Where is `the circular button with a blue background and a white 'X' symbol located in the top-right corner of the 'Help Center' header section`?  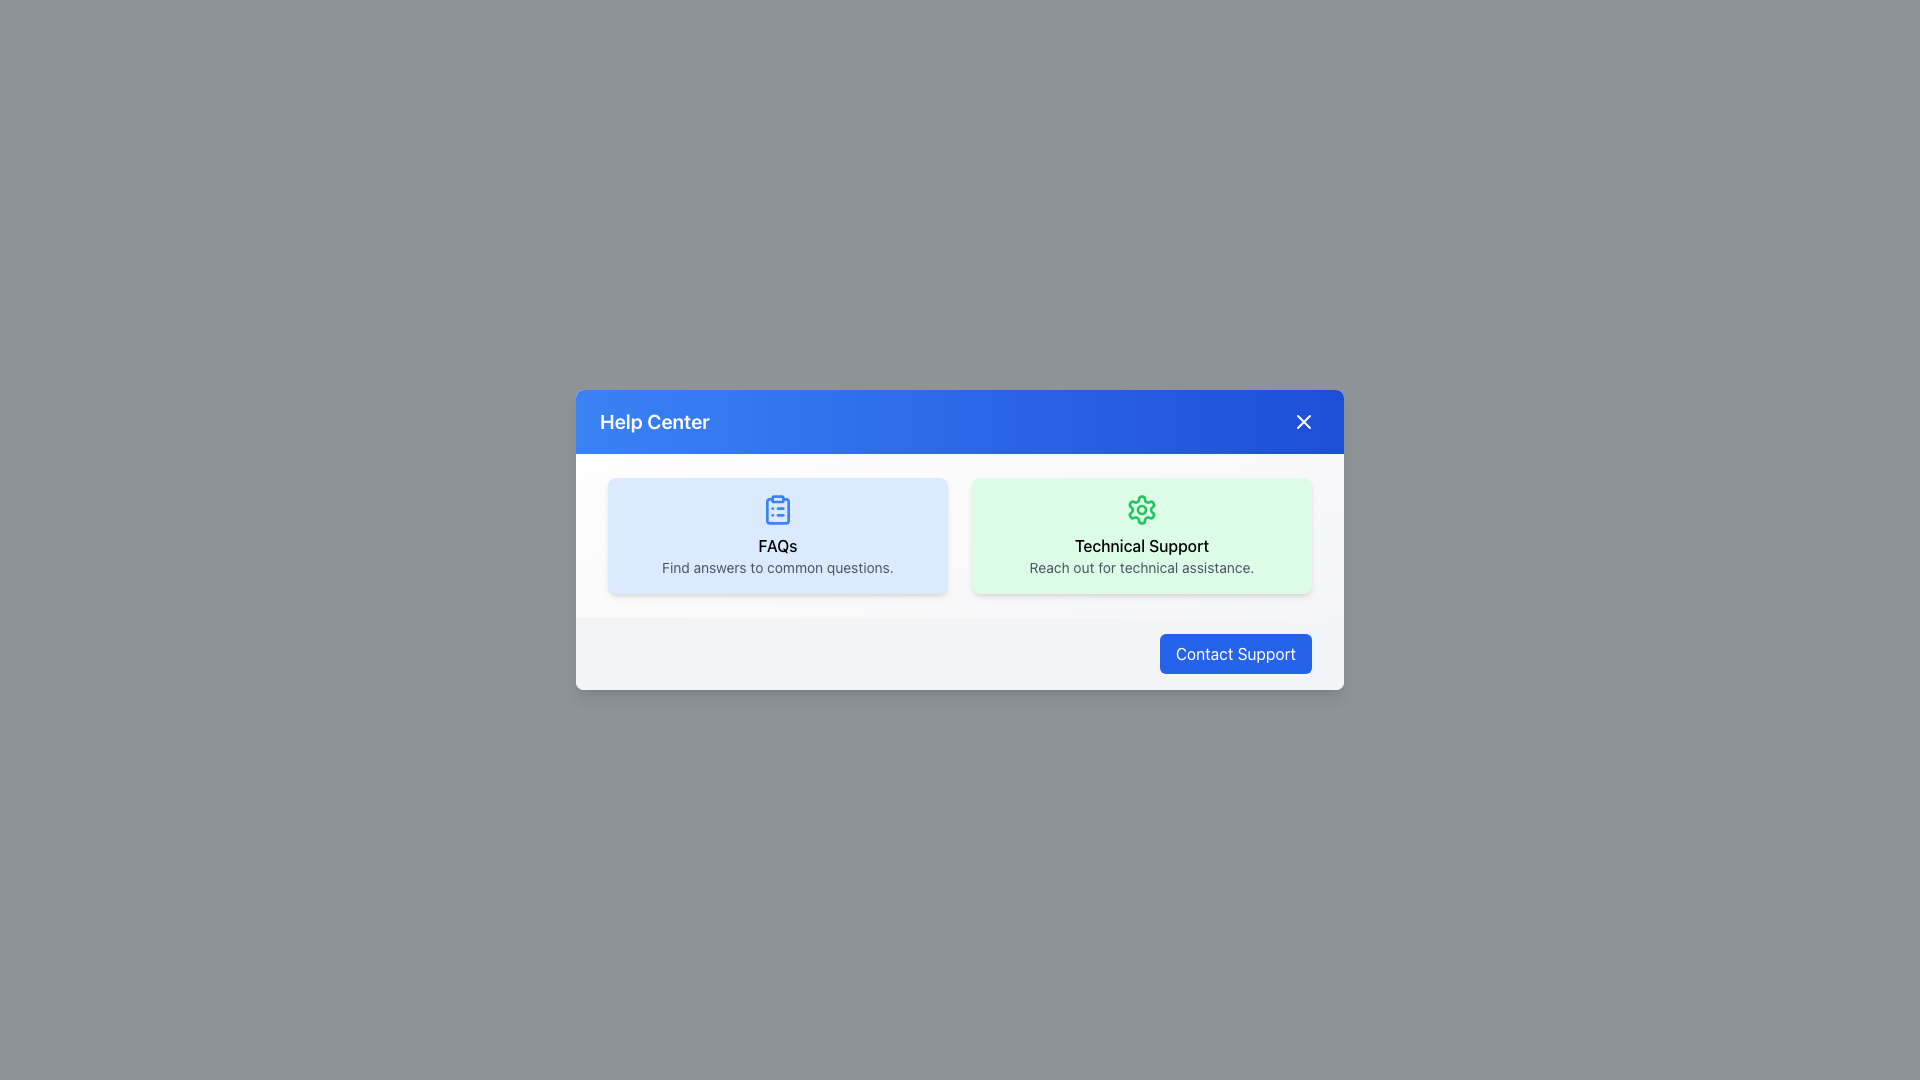
the circular button with a blue background and a white 'X' symbol located in the top-right corner of the 'Help Center' header section is located at coordinates (1304, 420).